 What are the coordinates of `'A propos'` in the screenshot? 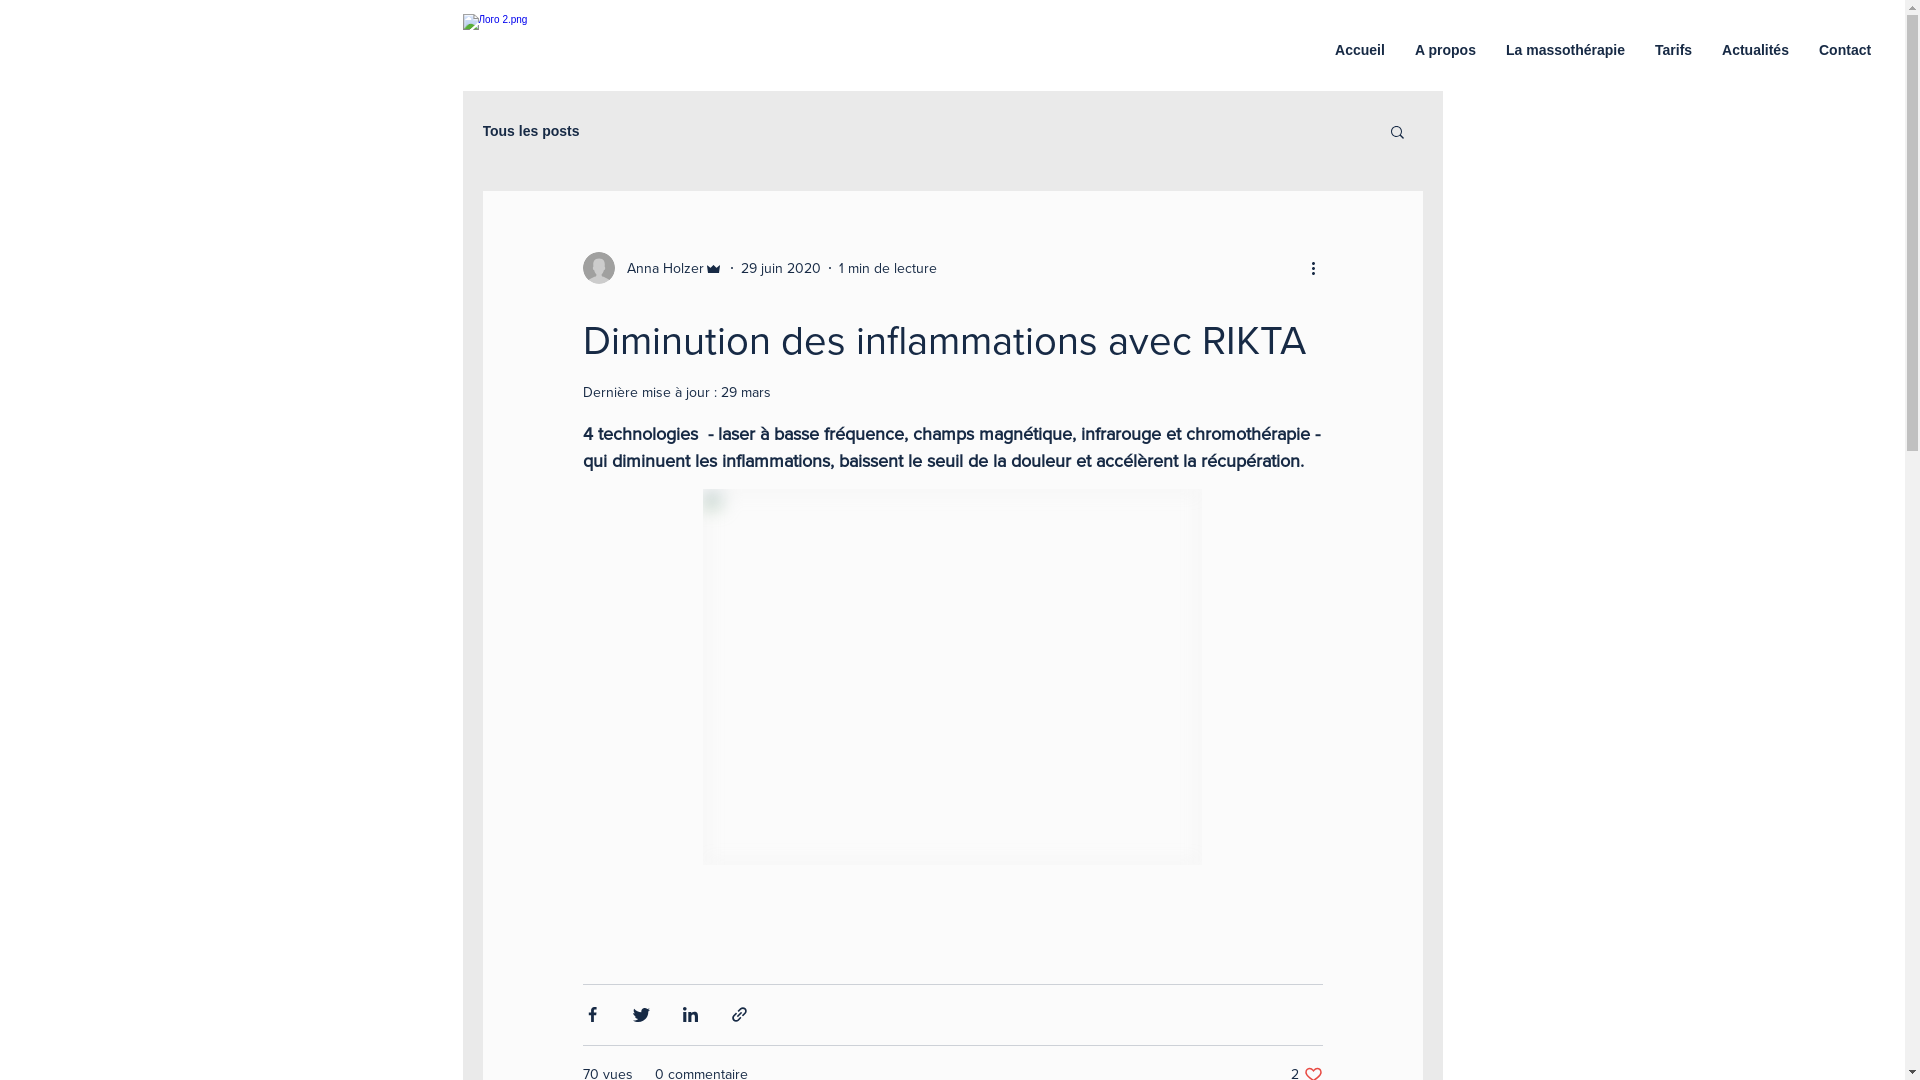 It's located at (1445, 49).